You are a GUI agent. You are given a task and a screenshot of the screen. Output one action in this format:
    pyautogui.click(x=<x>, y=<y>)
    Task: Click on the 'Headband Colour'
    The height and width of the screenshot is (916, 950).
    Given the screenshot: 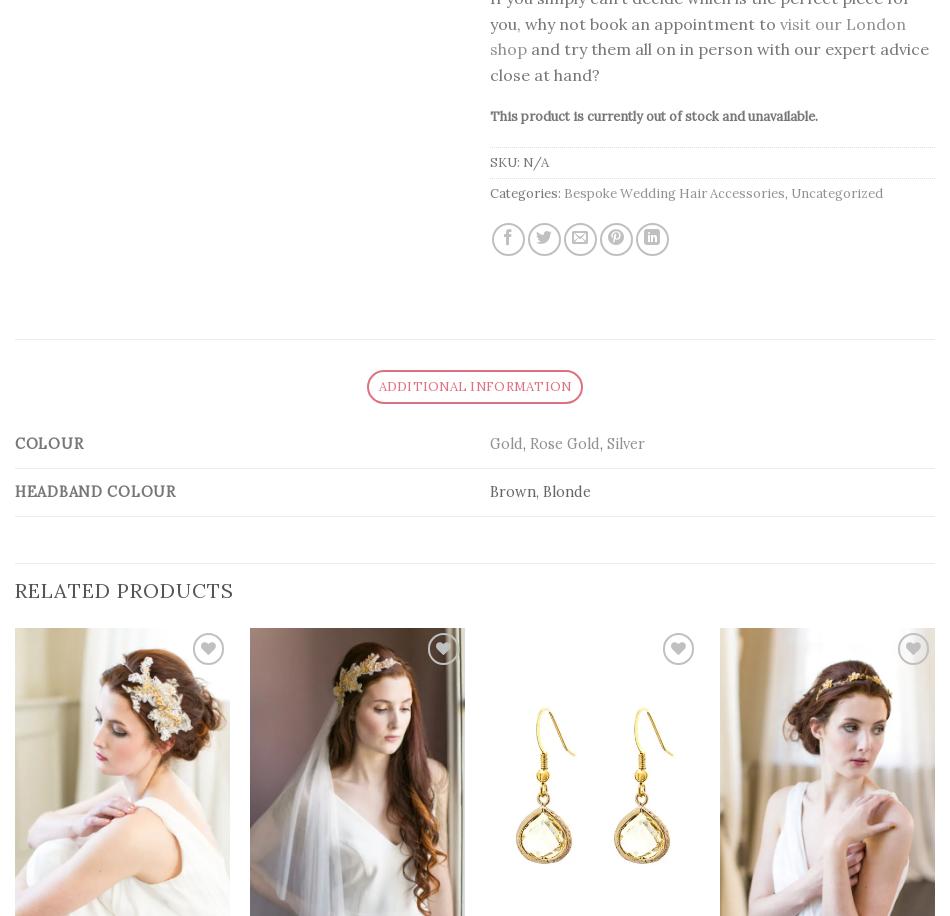 What is the action you would take?
    pyautogui.click(x=95, y=491)
    